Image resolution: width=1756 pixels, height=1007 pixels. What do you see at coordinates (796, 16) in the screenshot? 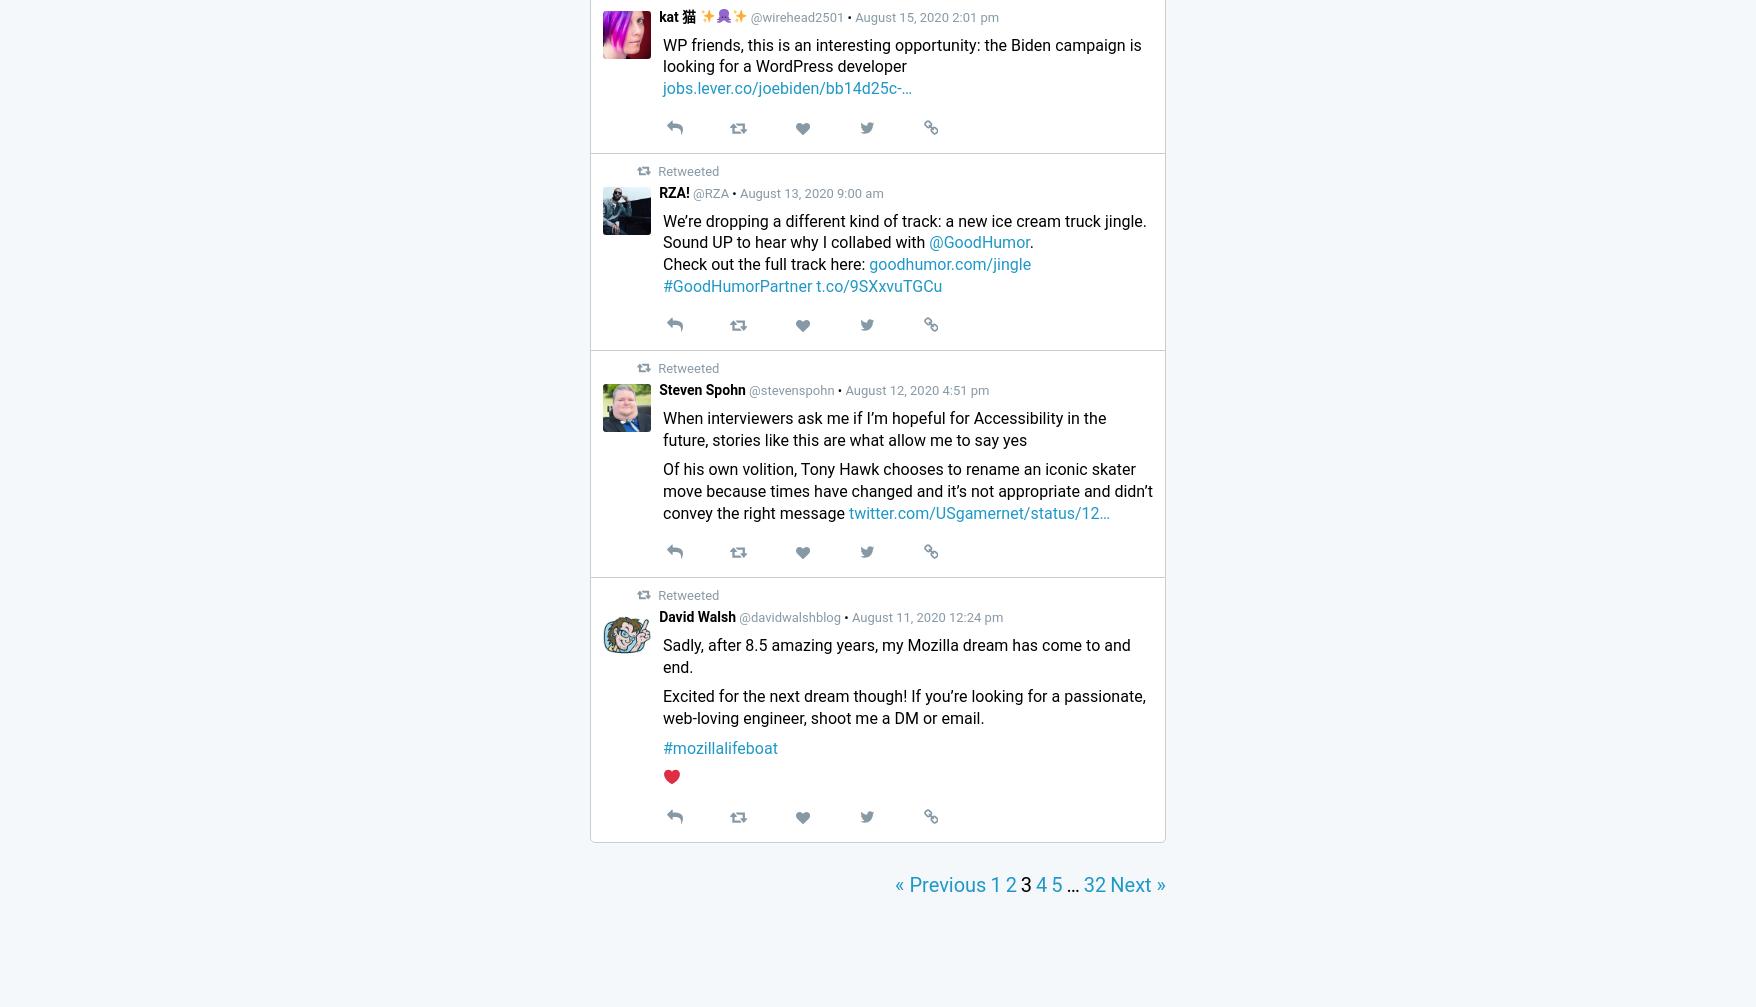
I see `'@wirehead2501'` at bounding box center [796, 16].